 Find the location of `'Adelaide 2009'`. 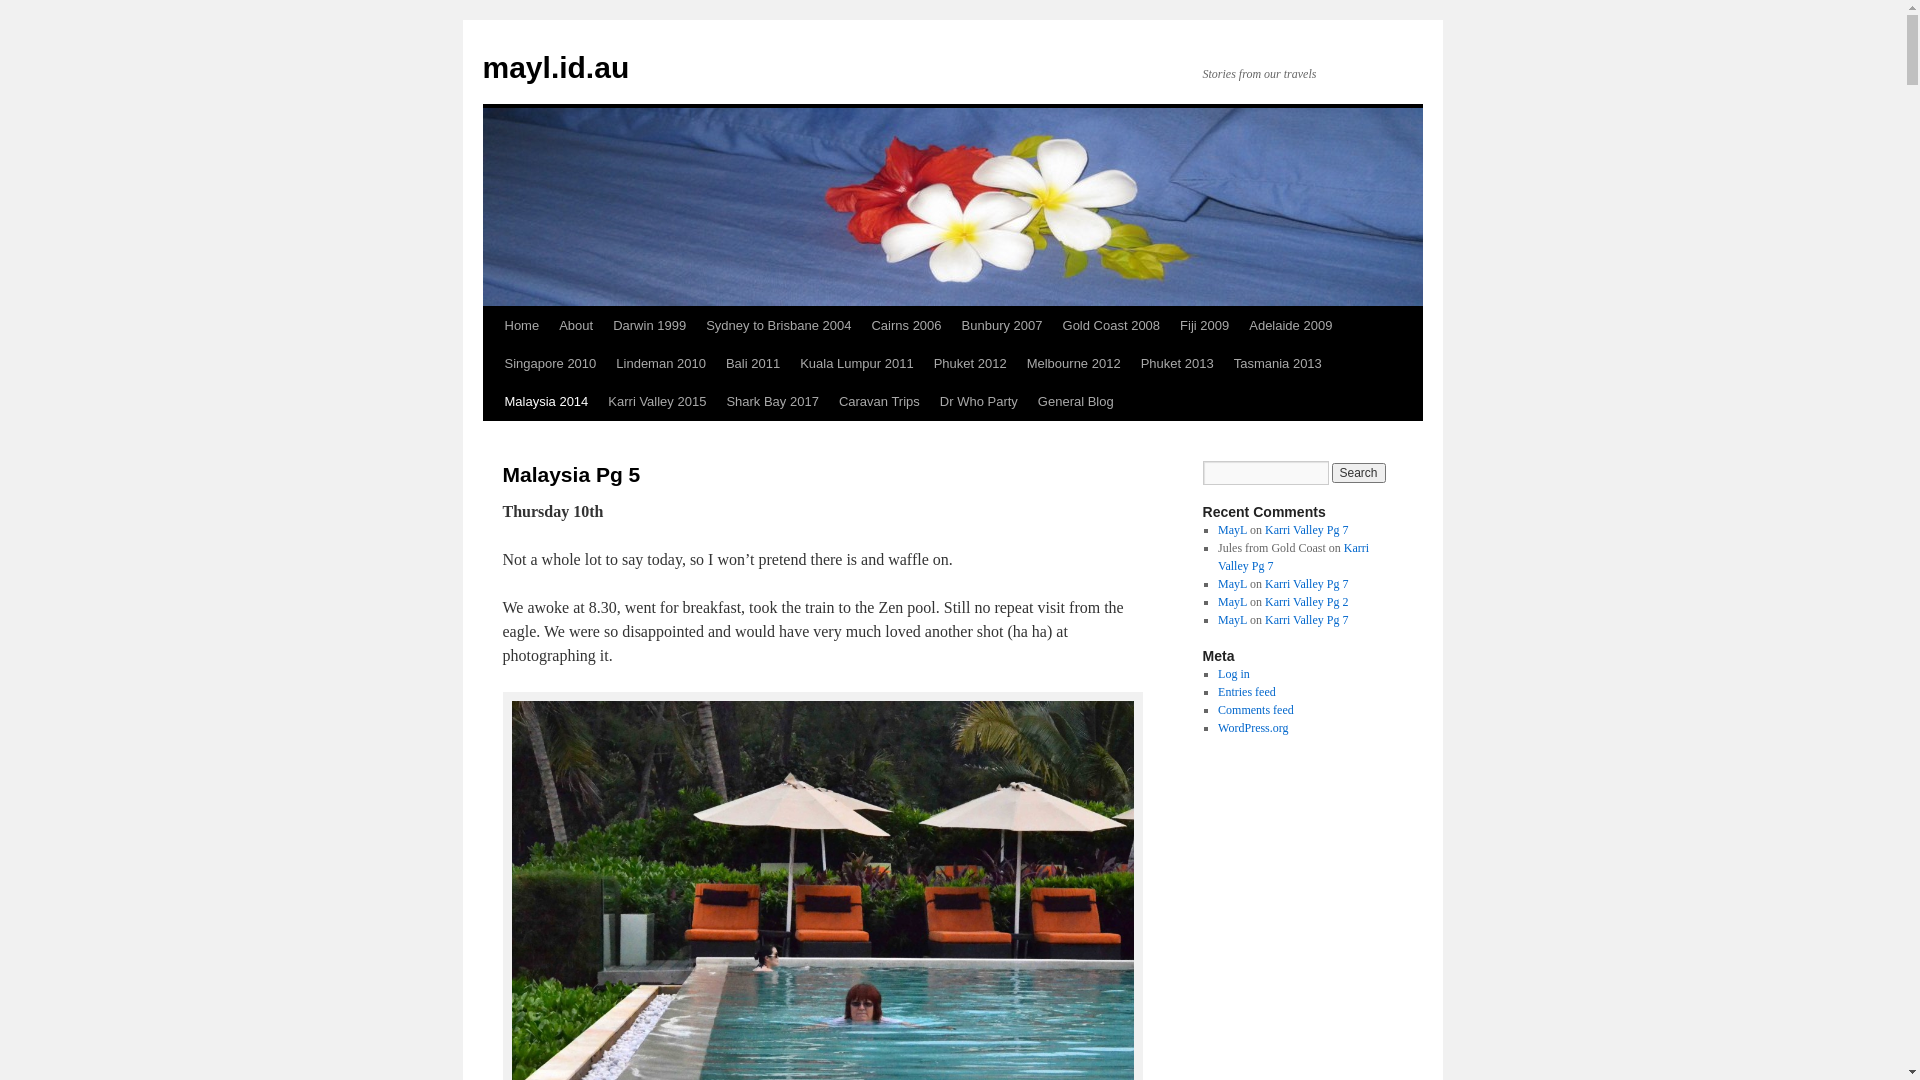

'Adelaide 2009' is located at coordinates (1290, 325).